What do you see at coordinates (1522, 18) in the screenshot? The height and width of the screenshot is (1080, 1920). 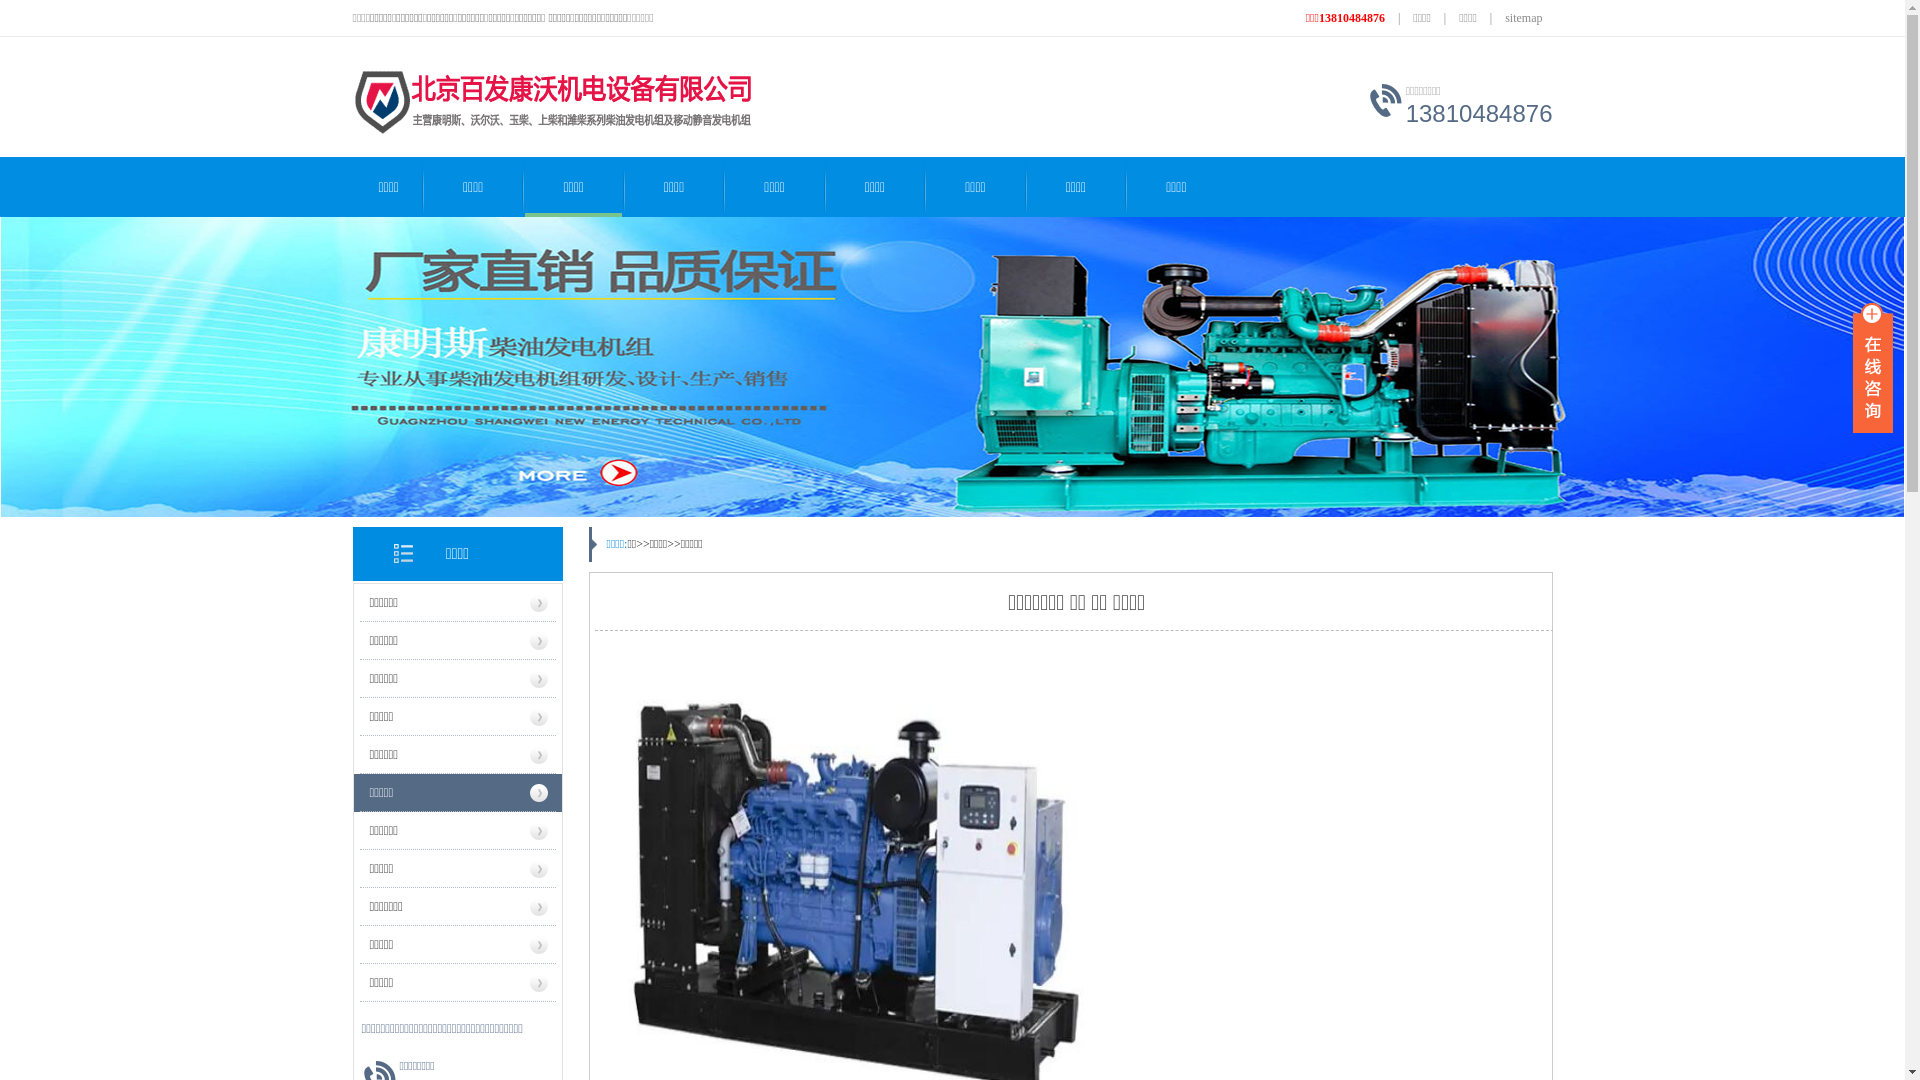 I see `'sitemap'` at bounding box center [1522, 18].